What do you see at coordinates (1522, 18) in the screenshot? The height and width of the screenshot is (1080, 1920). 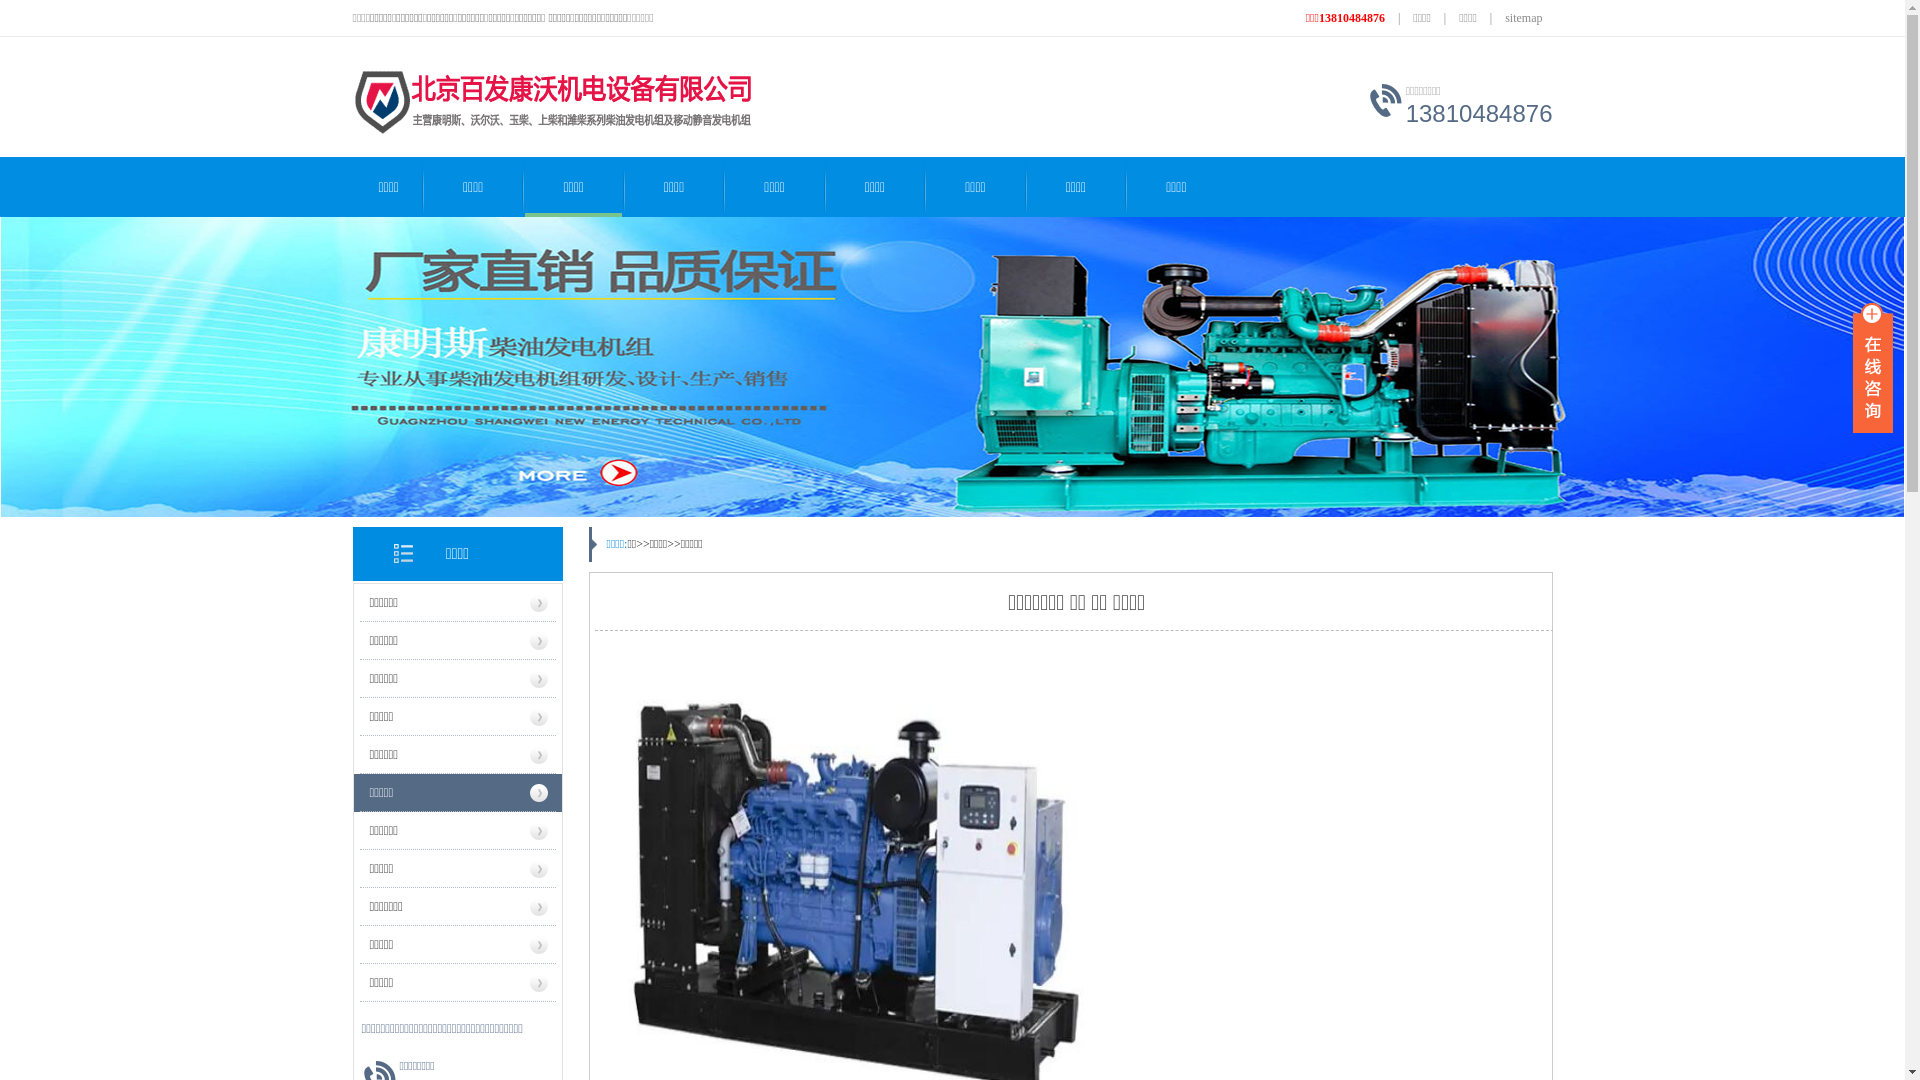 I see `'sitemap'` at bounding box center [1522, 18].